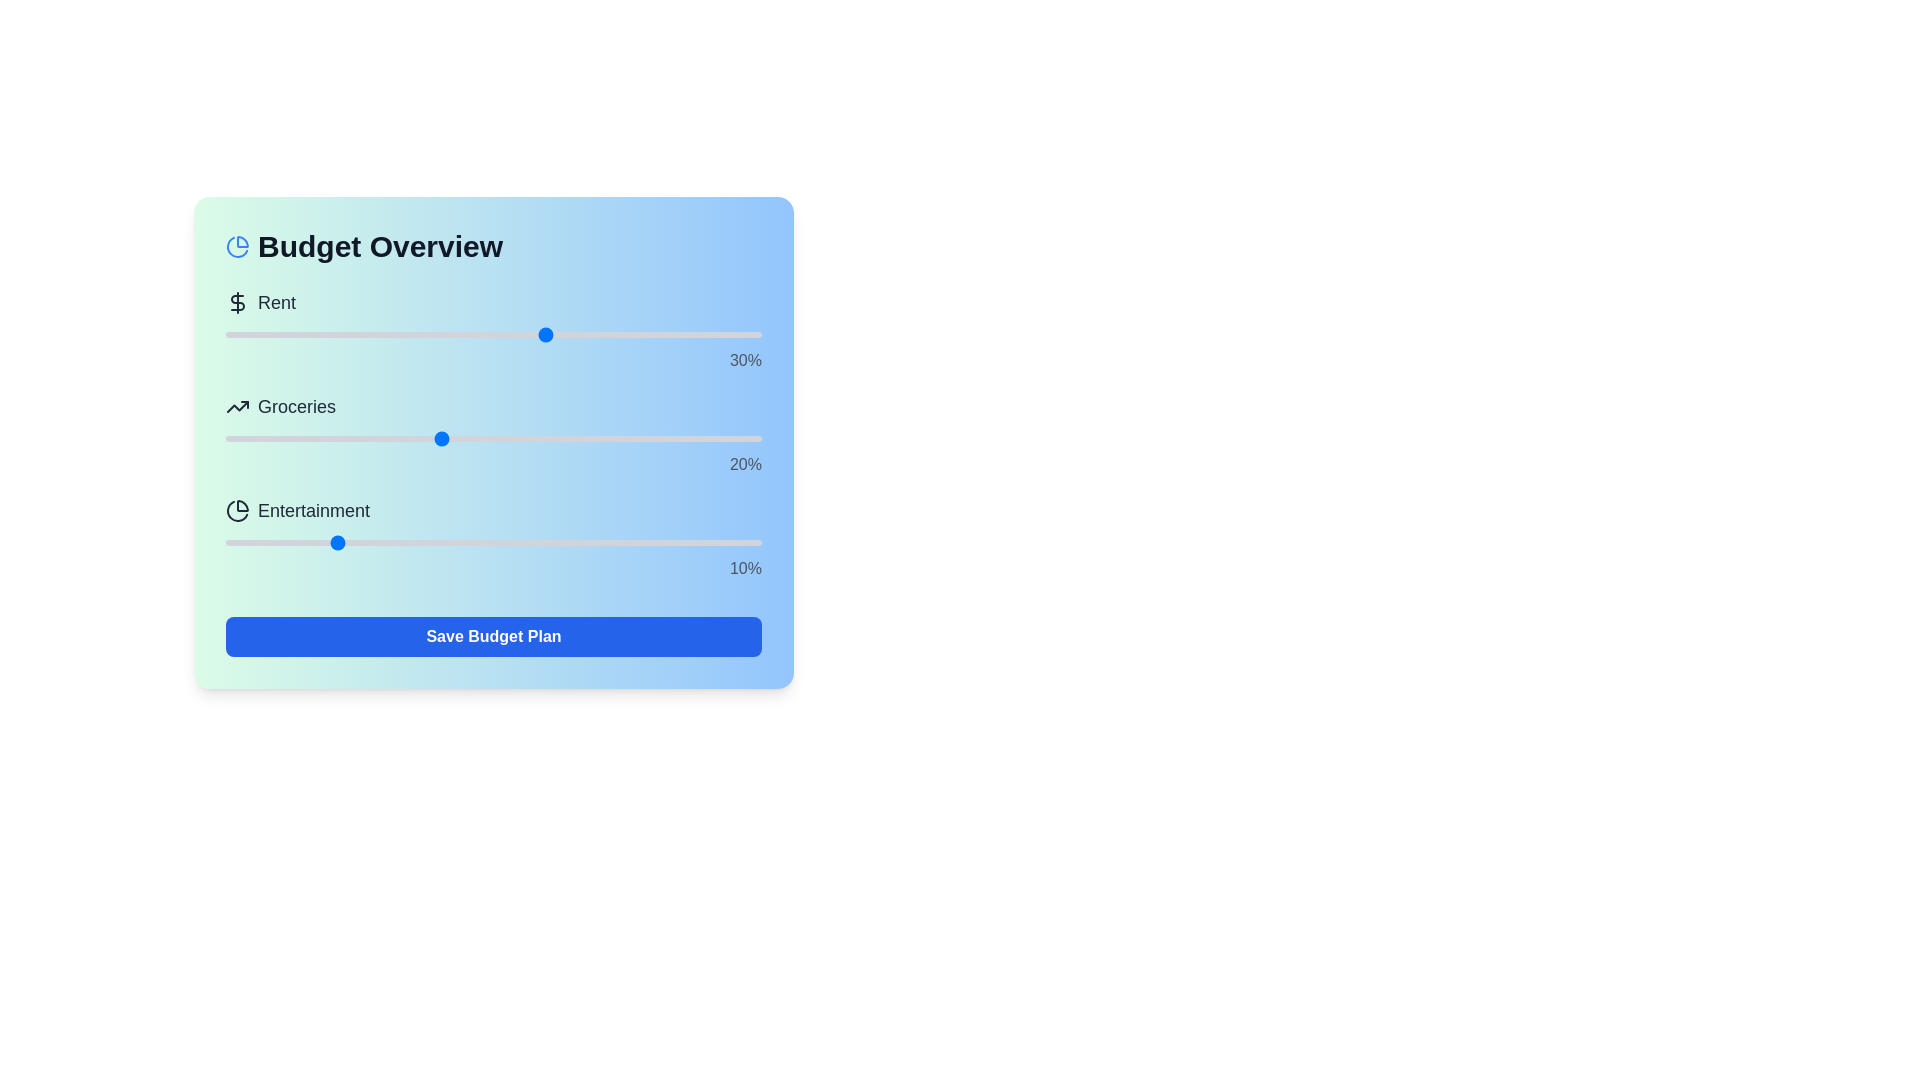  Describe the element at coordinates (708, 543) in the screenshot. I see `the 'Entertainment' slider` at that location.